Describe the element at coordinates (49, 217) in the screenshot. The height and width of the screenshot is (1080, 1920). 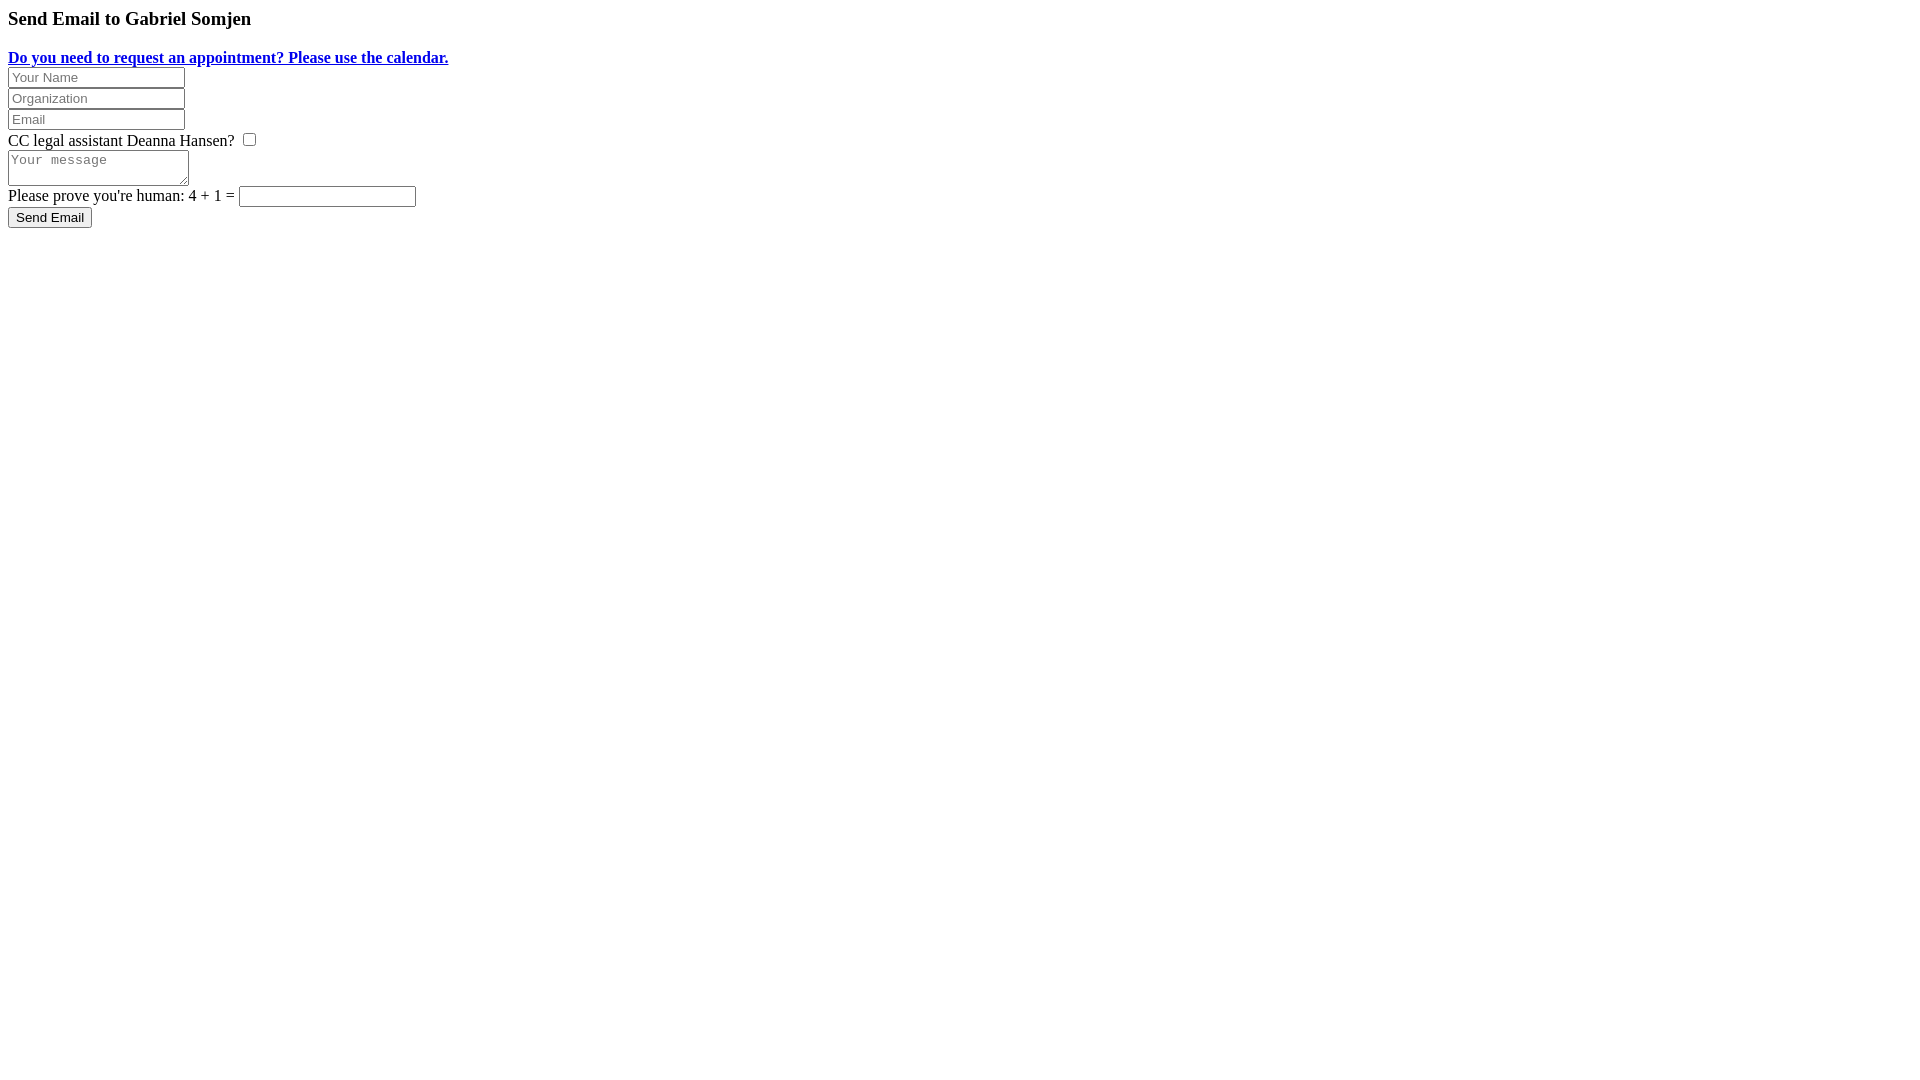
I see `'Send Email'` at that location.